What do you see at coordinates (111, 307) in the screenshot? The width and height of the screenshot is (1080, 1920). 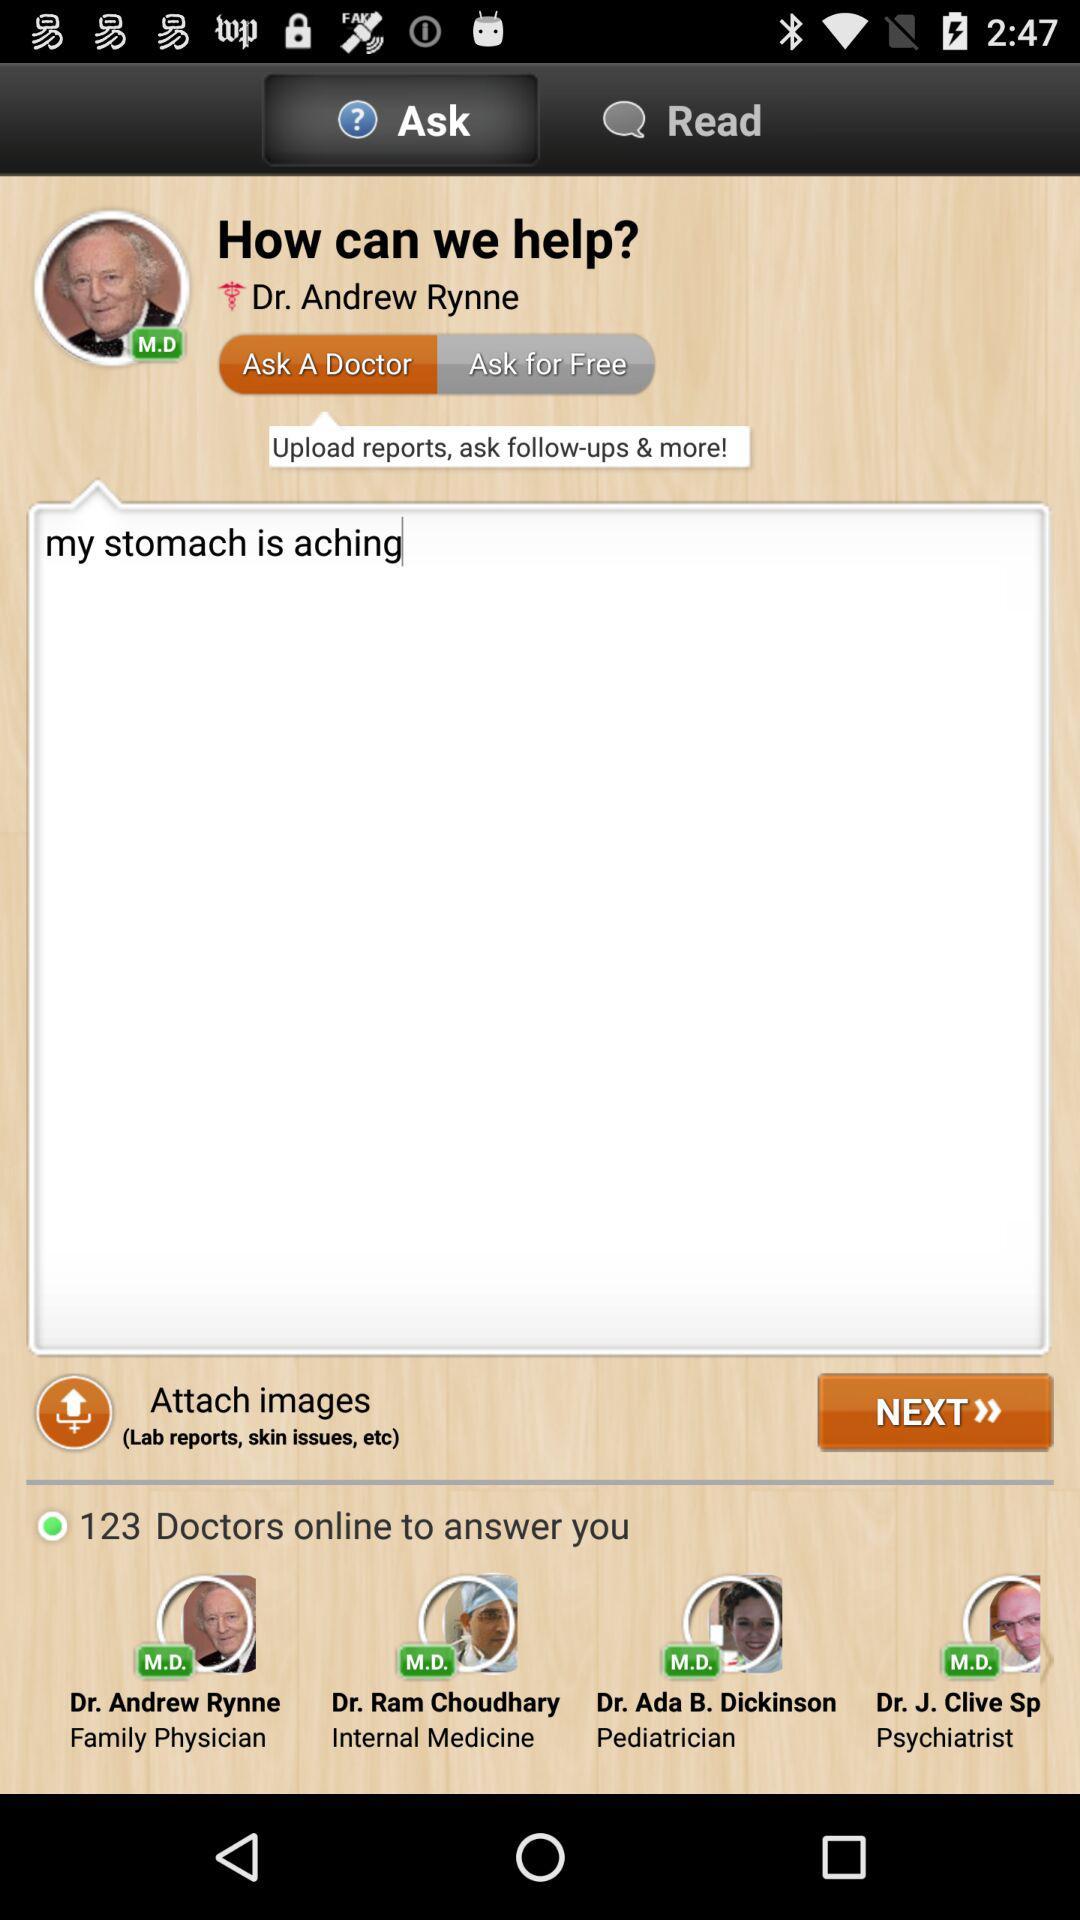 I see `the avatar icon` at bounding box center [111, 307].